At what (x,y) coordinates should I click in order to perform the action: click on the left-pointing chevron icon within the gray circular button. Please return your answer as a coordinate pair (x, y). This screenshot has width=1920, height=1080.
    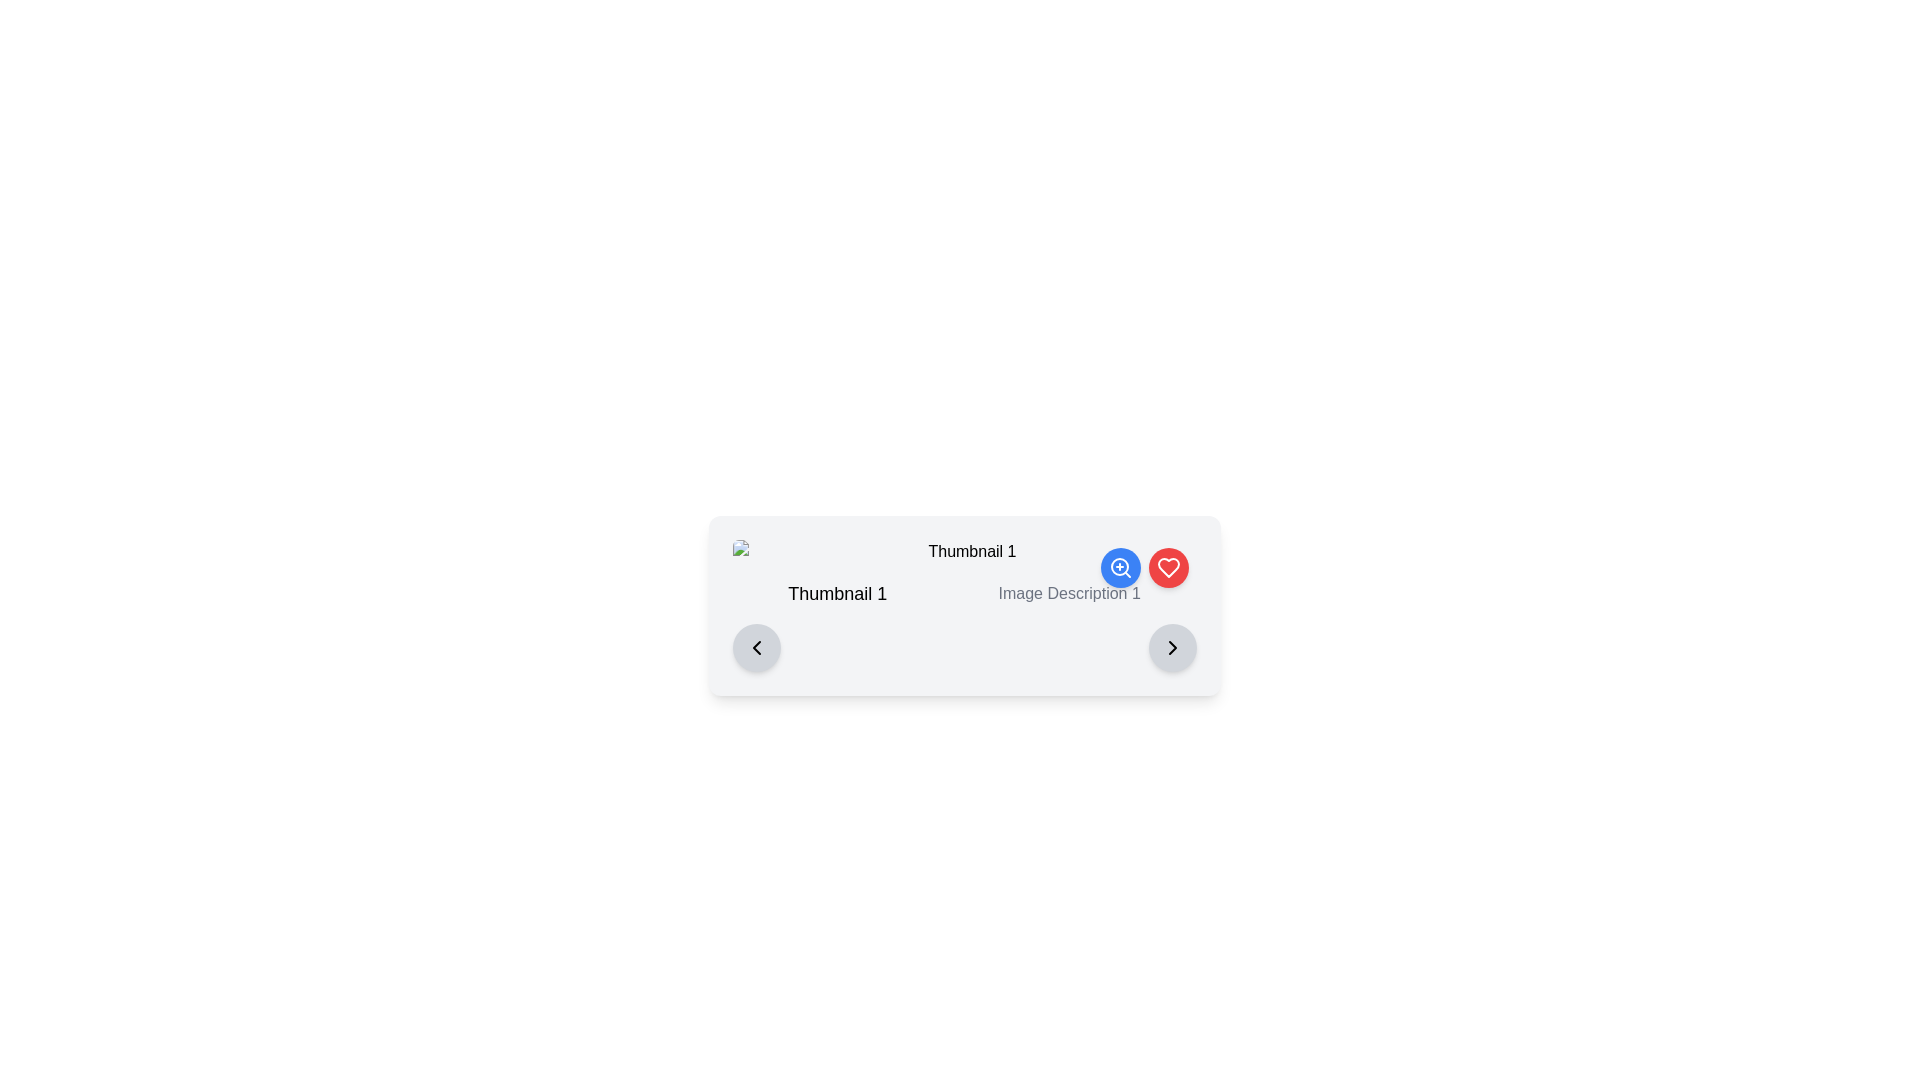
    Looking at the image, I should click on (755, 648).